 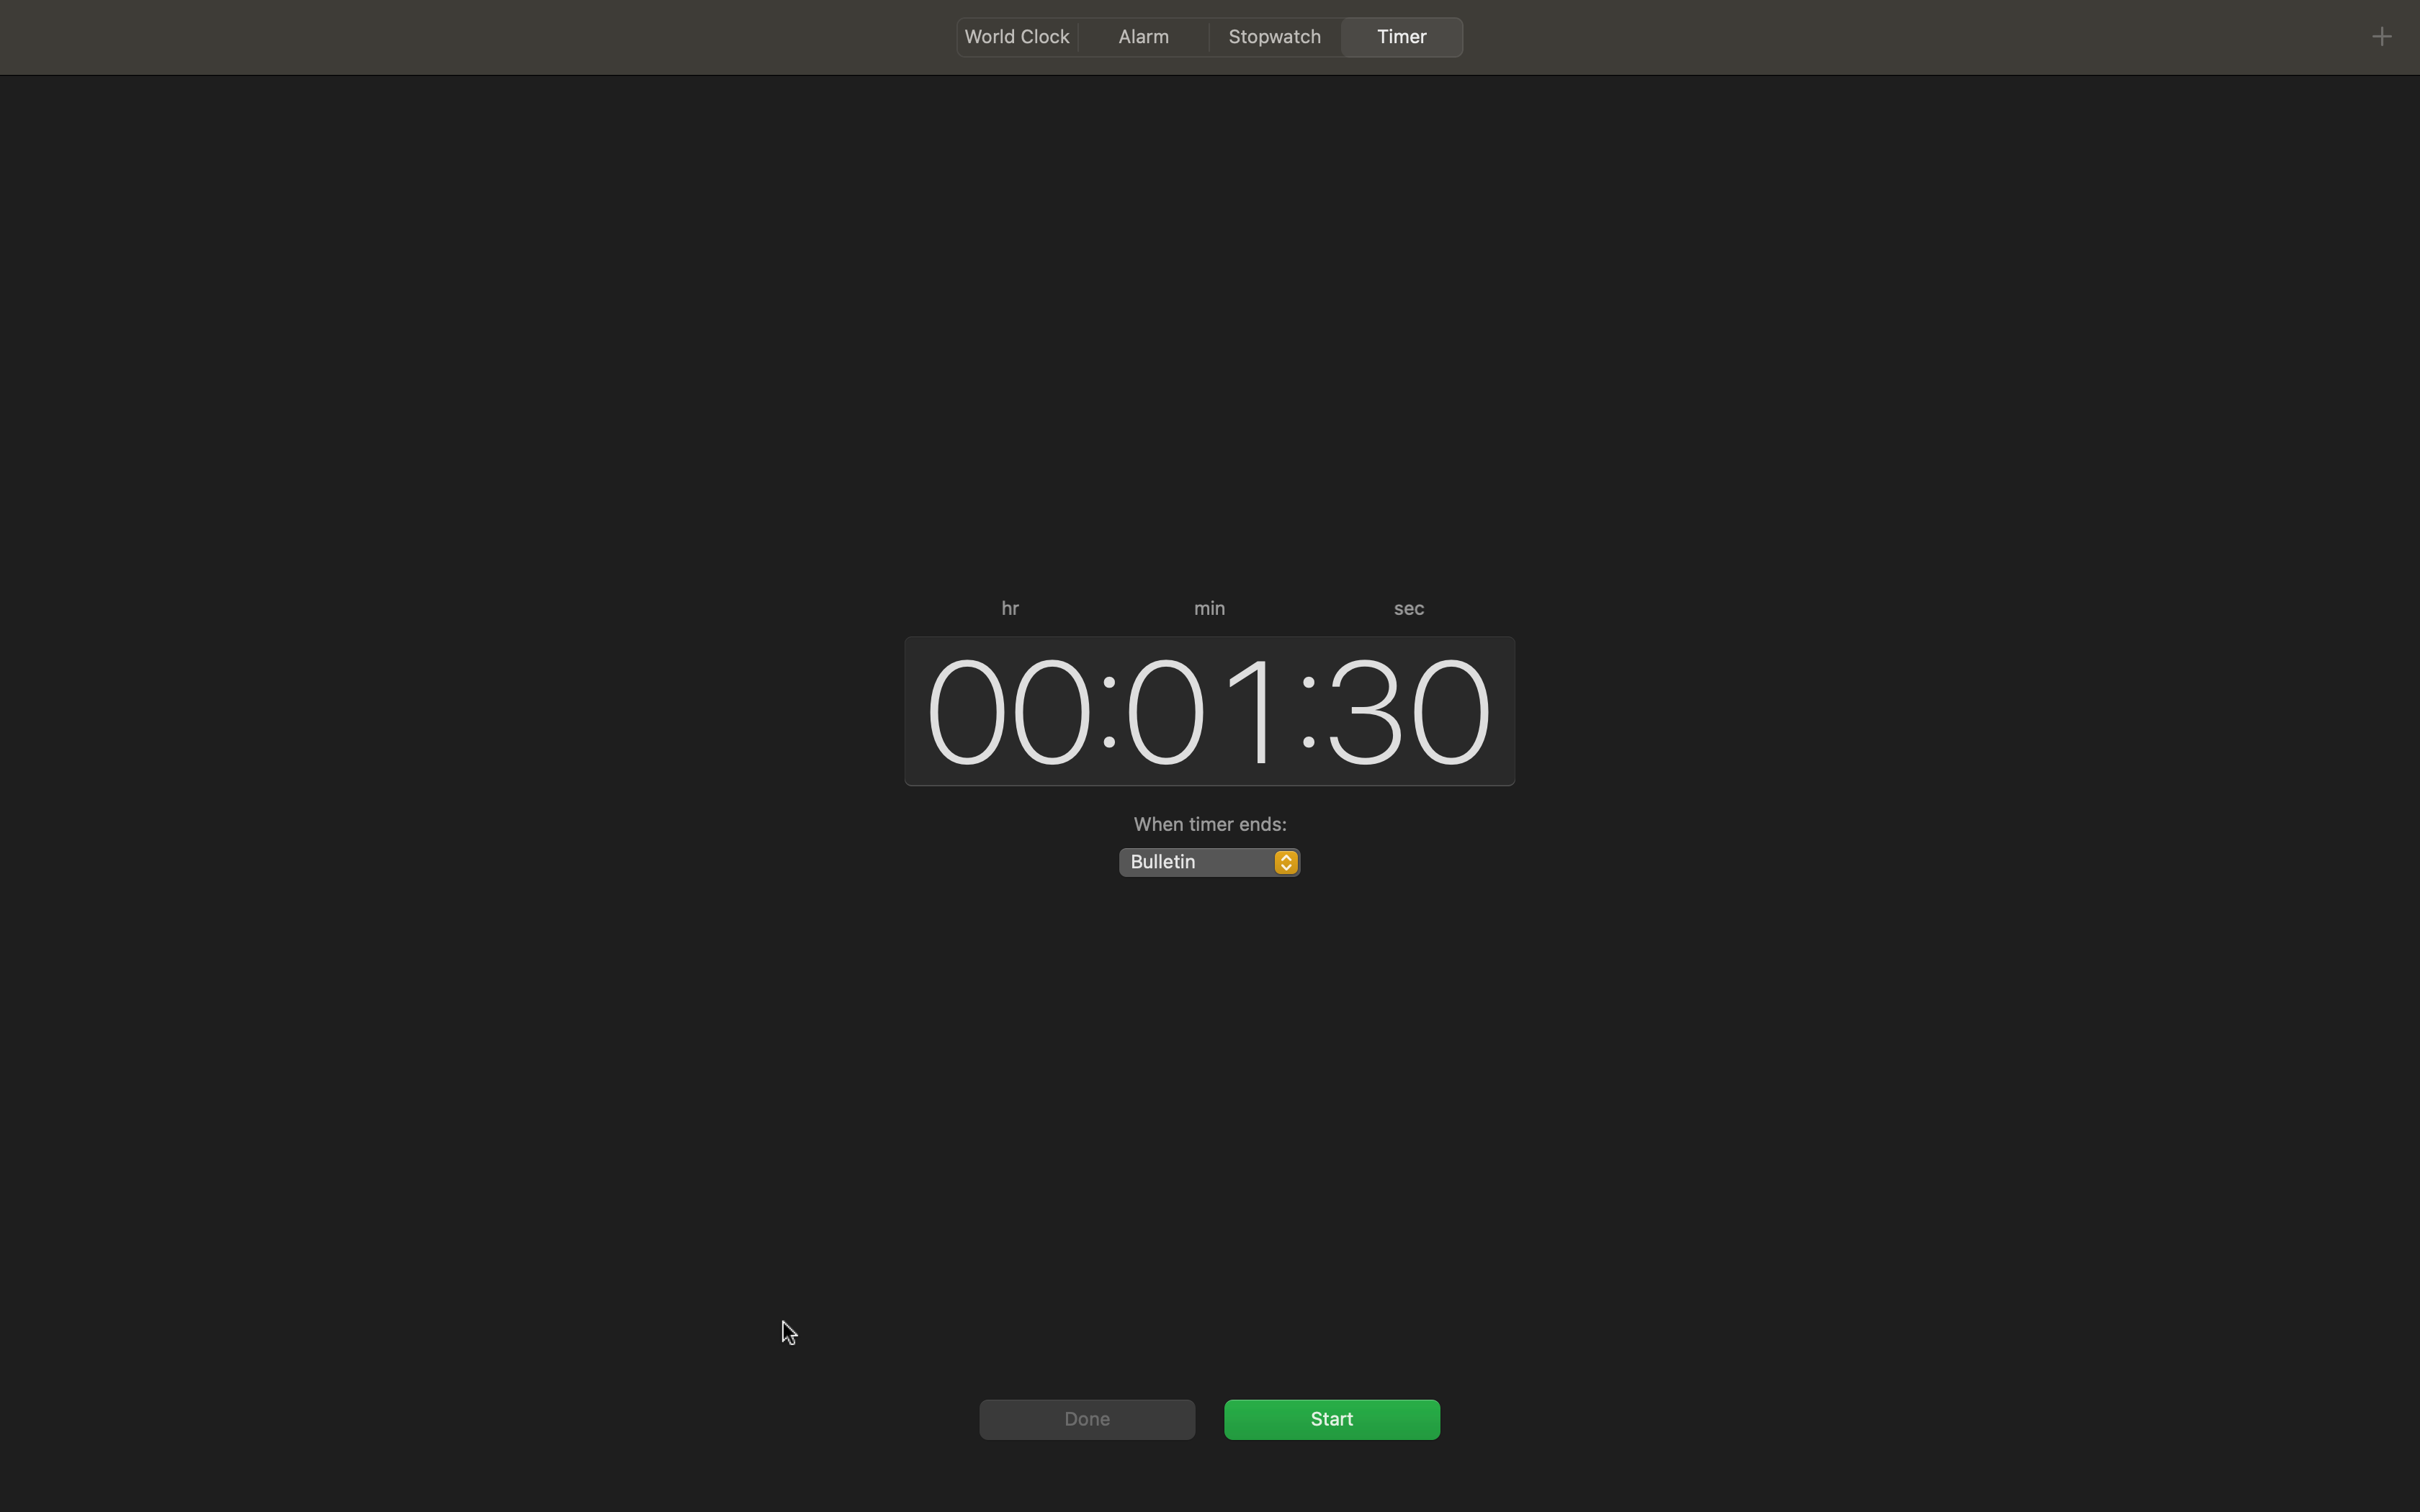 What do you see at coordinates (1201, 708) in the screenshot?
I see `For minutes, set value as 41` at bounding box center [1201, 708].